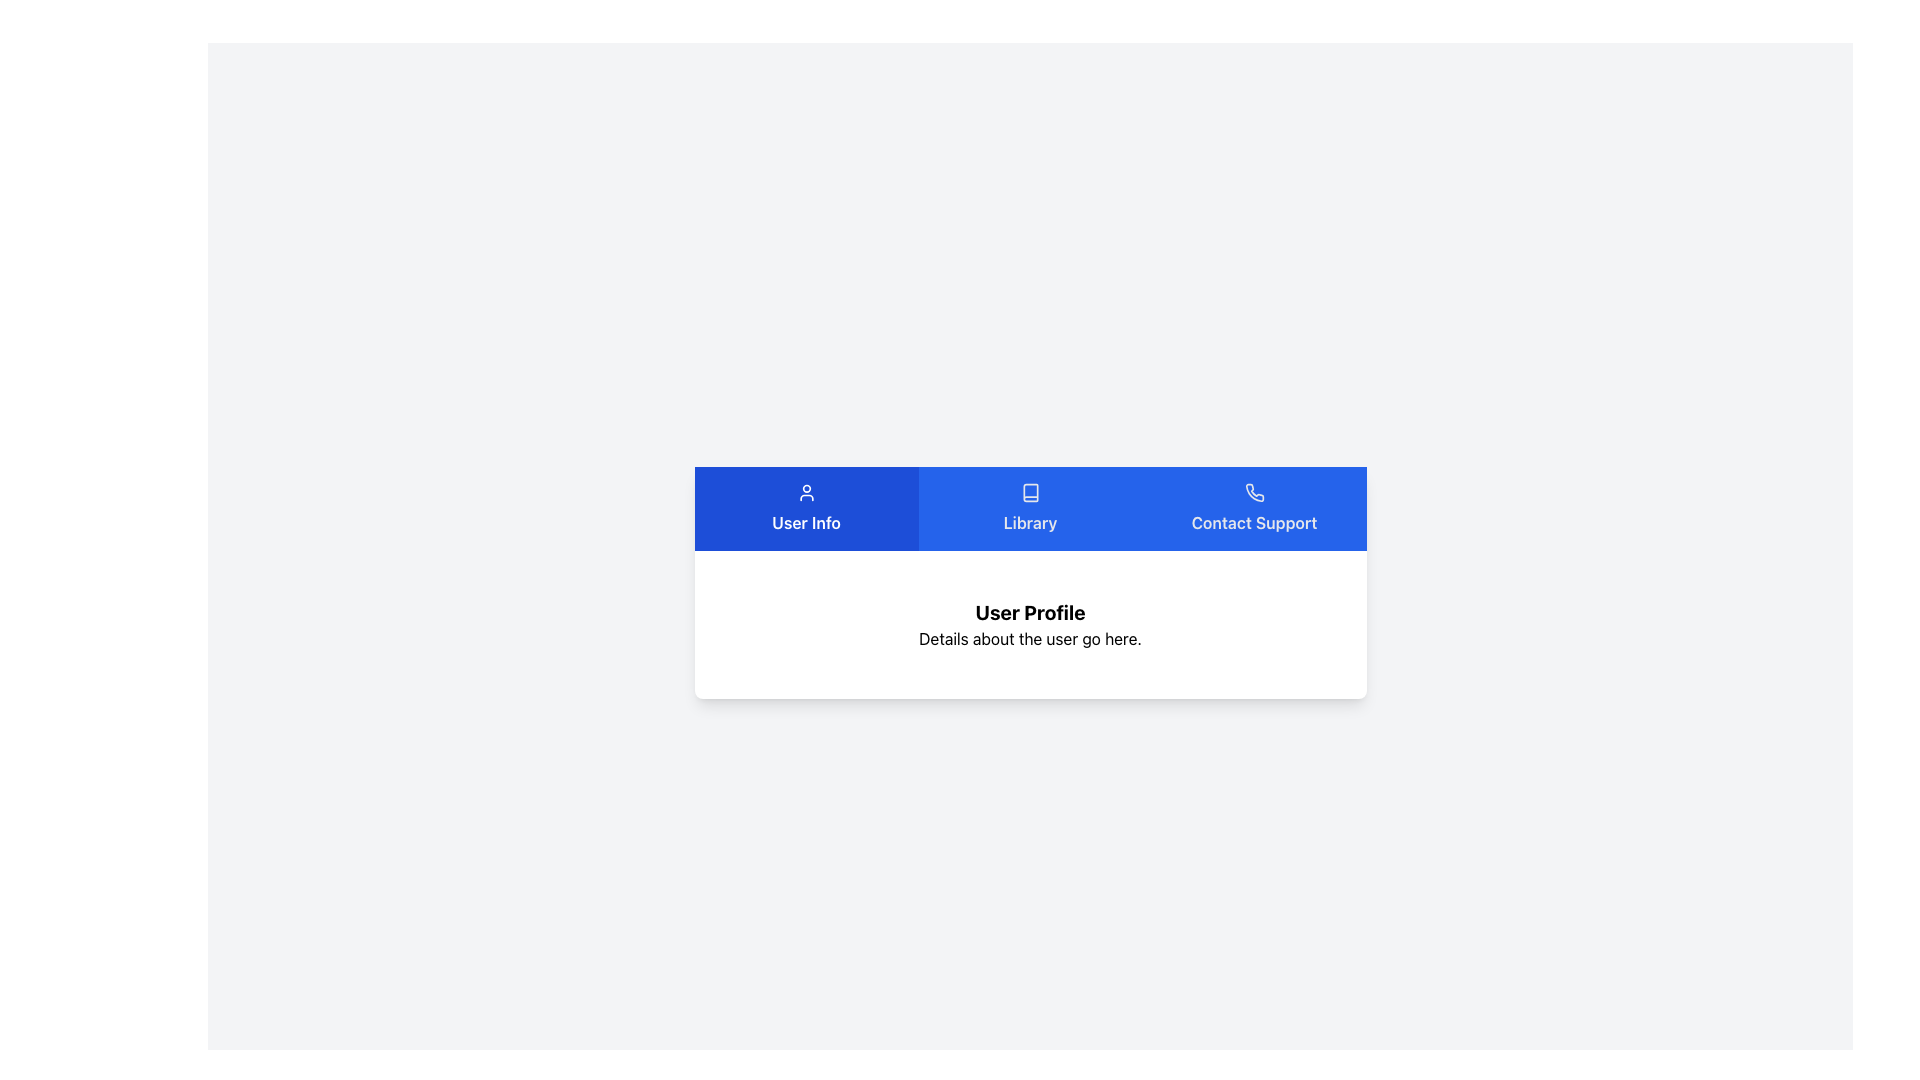  Describe the element at coordinates (1030, 639) in the screenshot. I see `the text label displaying 'Details about the user go here.' which is located below the 'User Profile' header` at that location.